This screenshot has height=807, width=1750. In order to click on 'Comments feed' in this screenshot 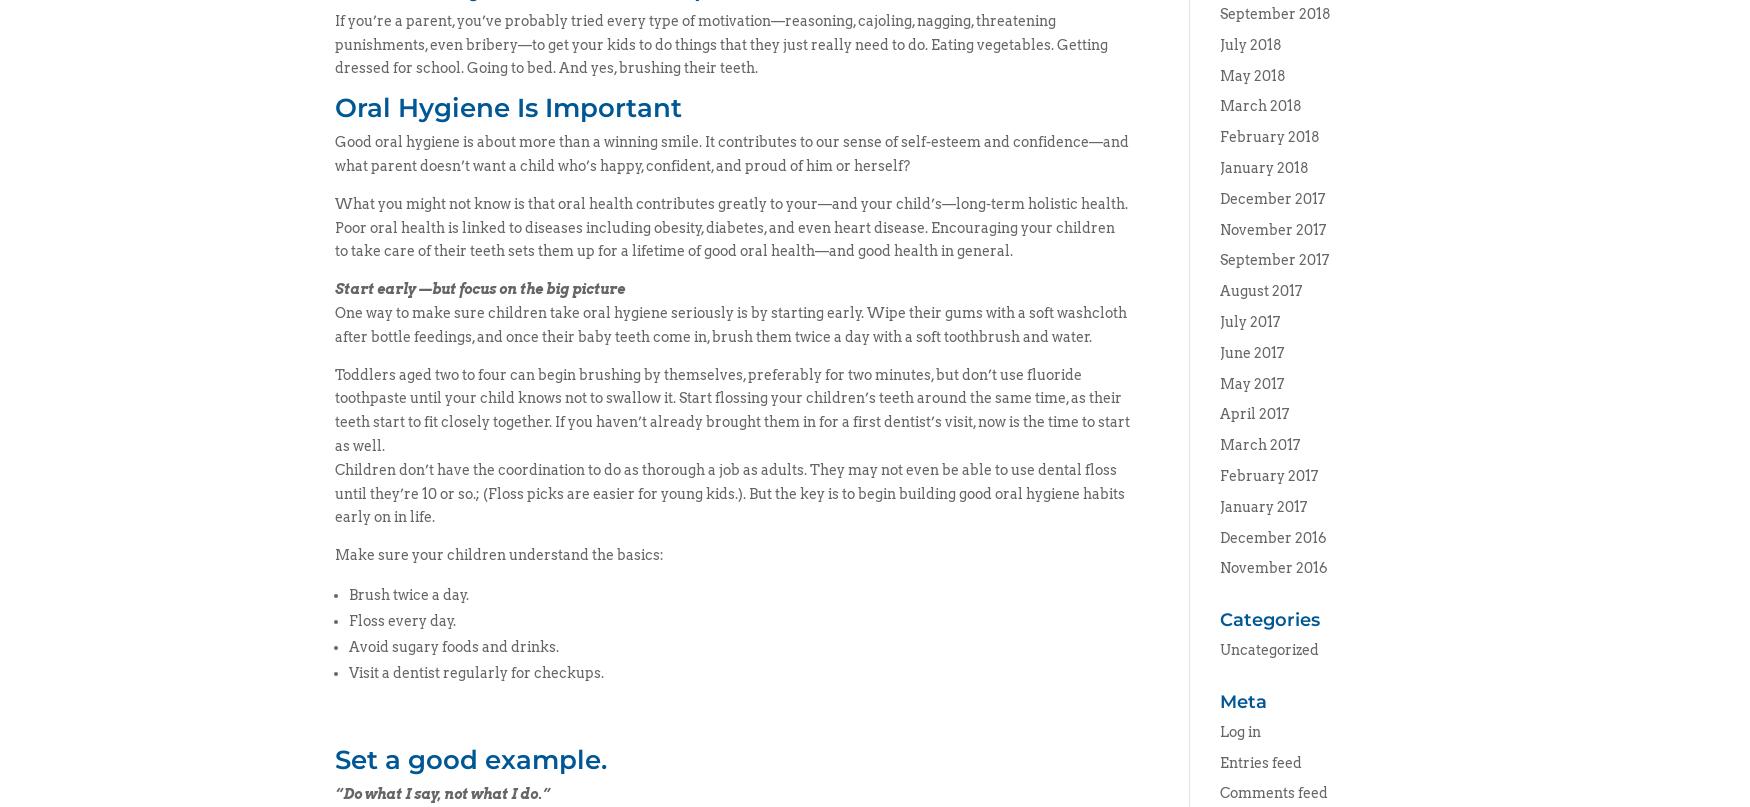, I will do `click(1271, 792)`.